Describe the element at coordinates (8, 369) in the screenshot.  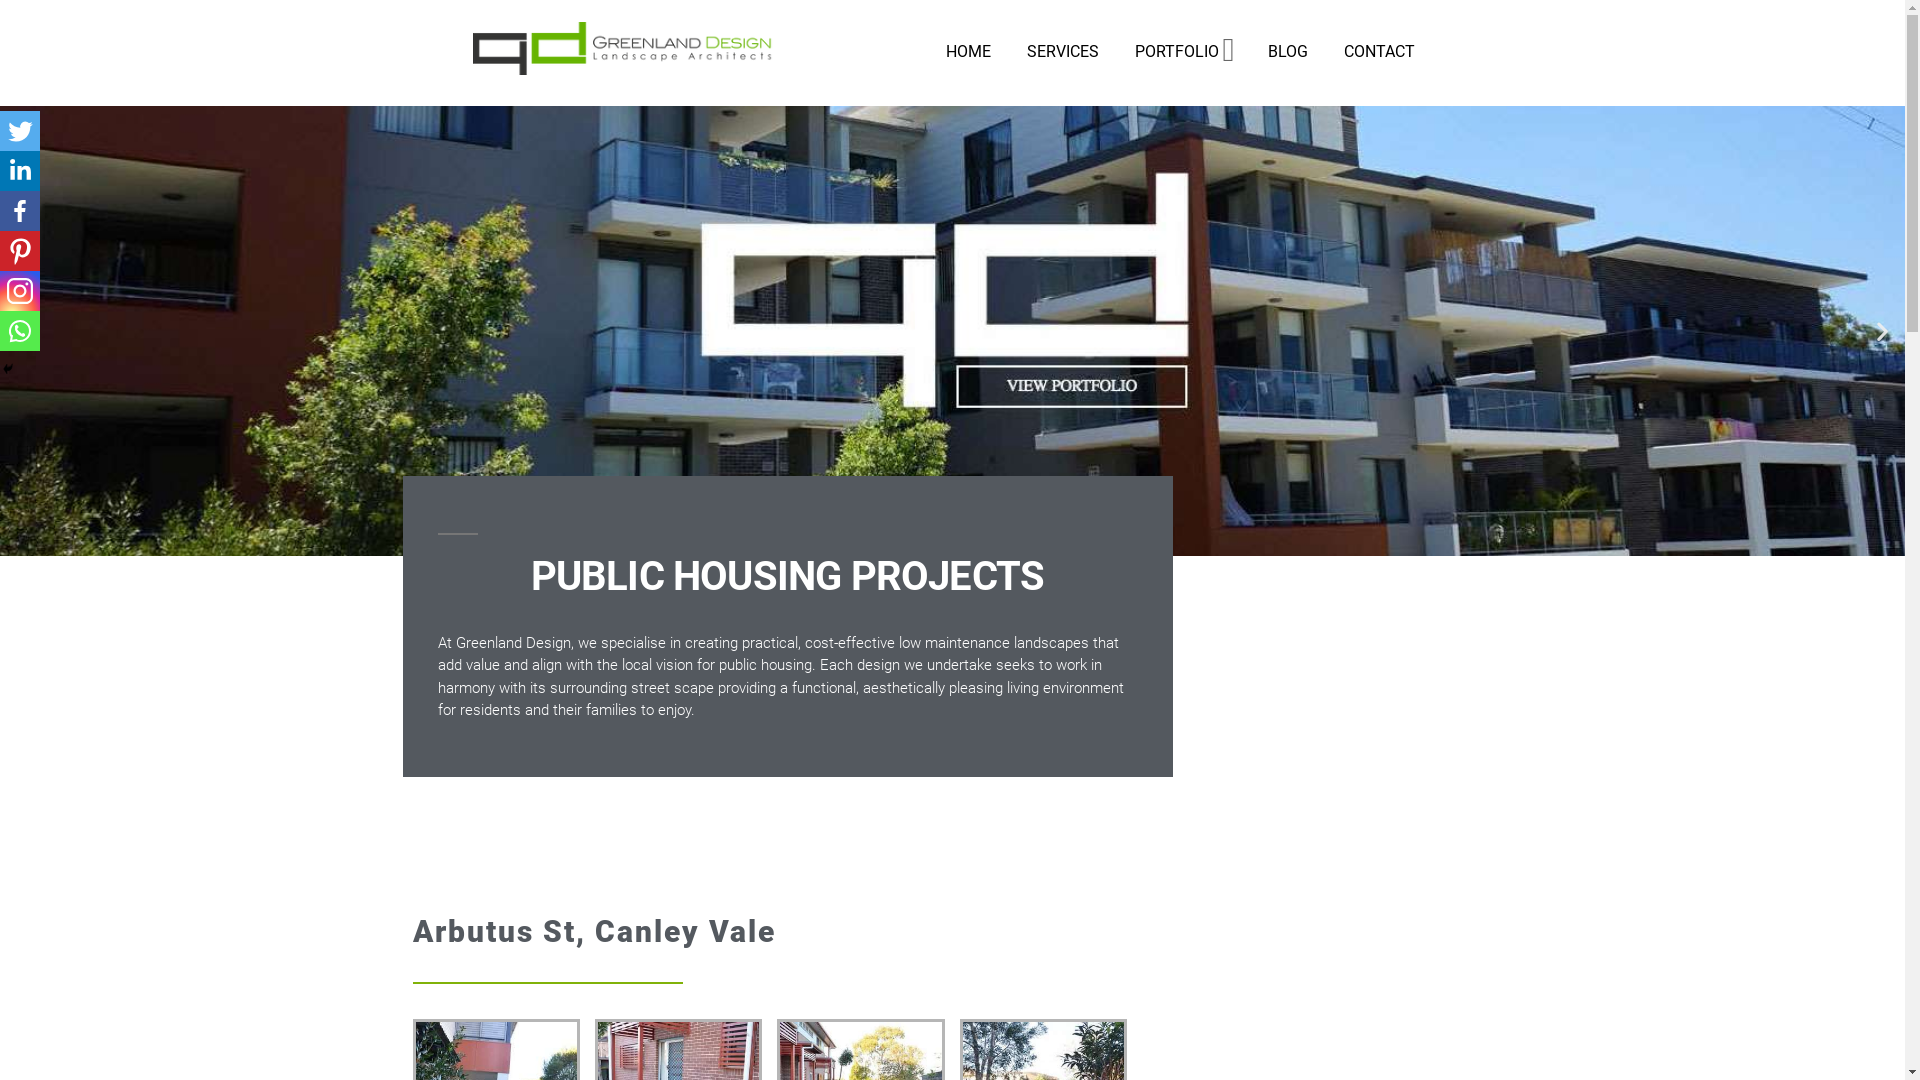
I see `'Hide'` at that location.